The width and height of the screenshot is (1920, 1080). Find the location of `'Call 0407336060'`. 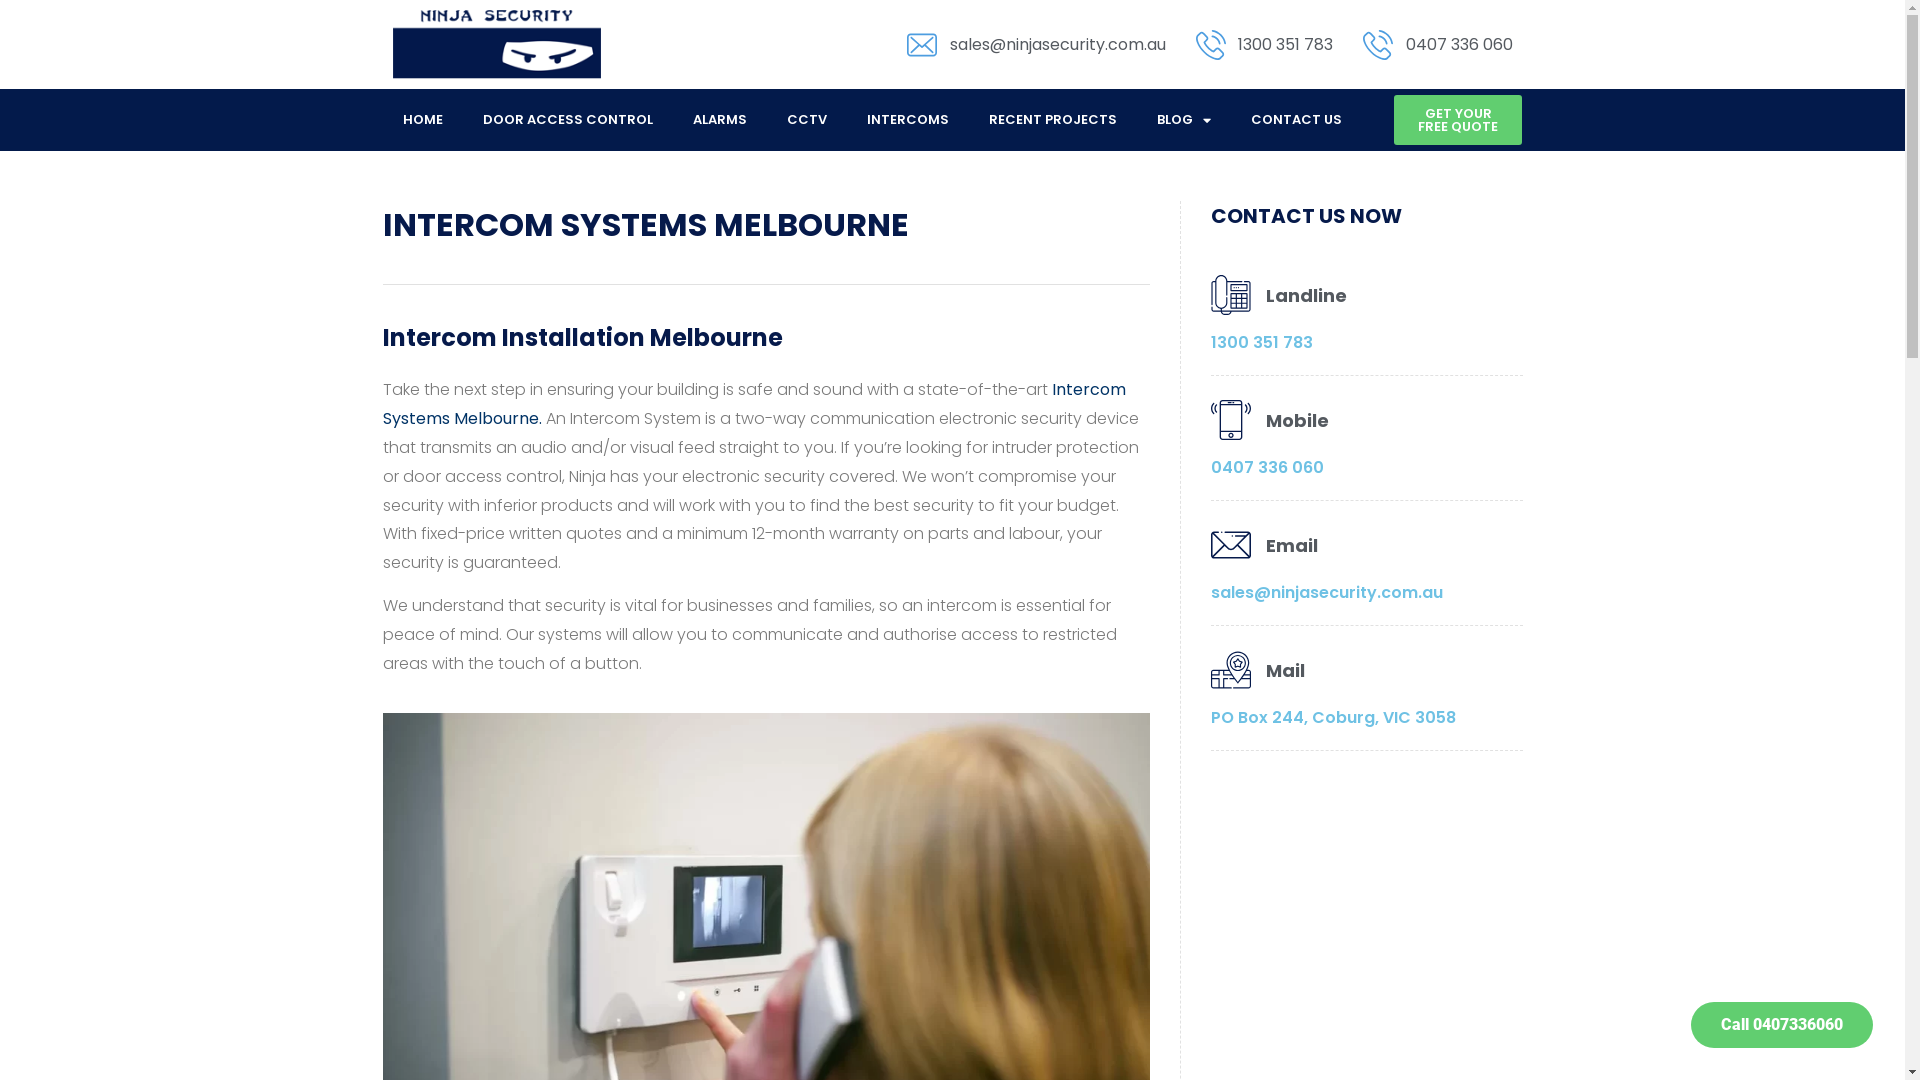

'Call 0407336060' is located at coordinates (1781, 1025).